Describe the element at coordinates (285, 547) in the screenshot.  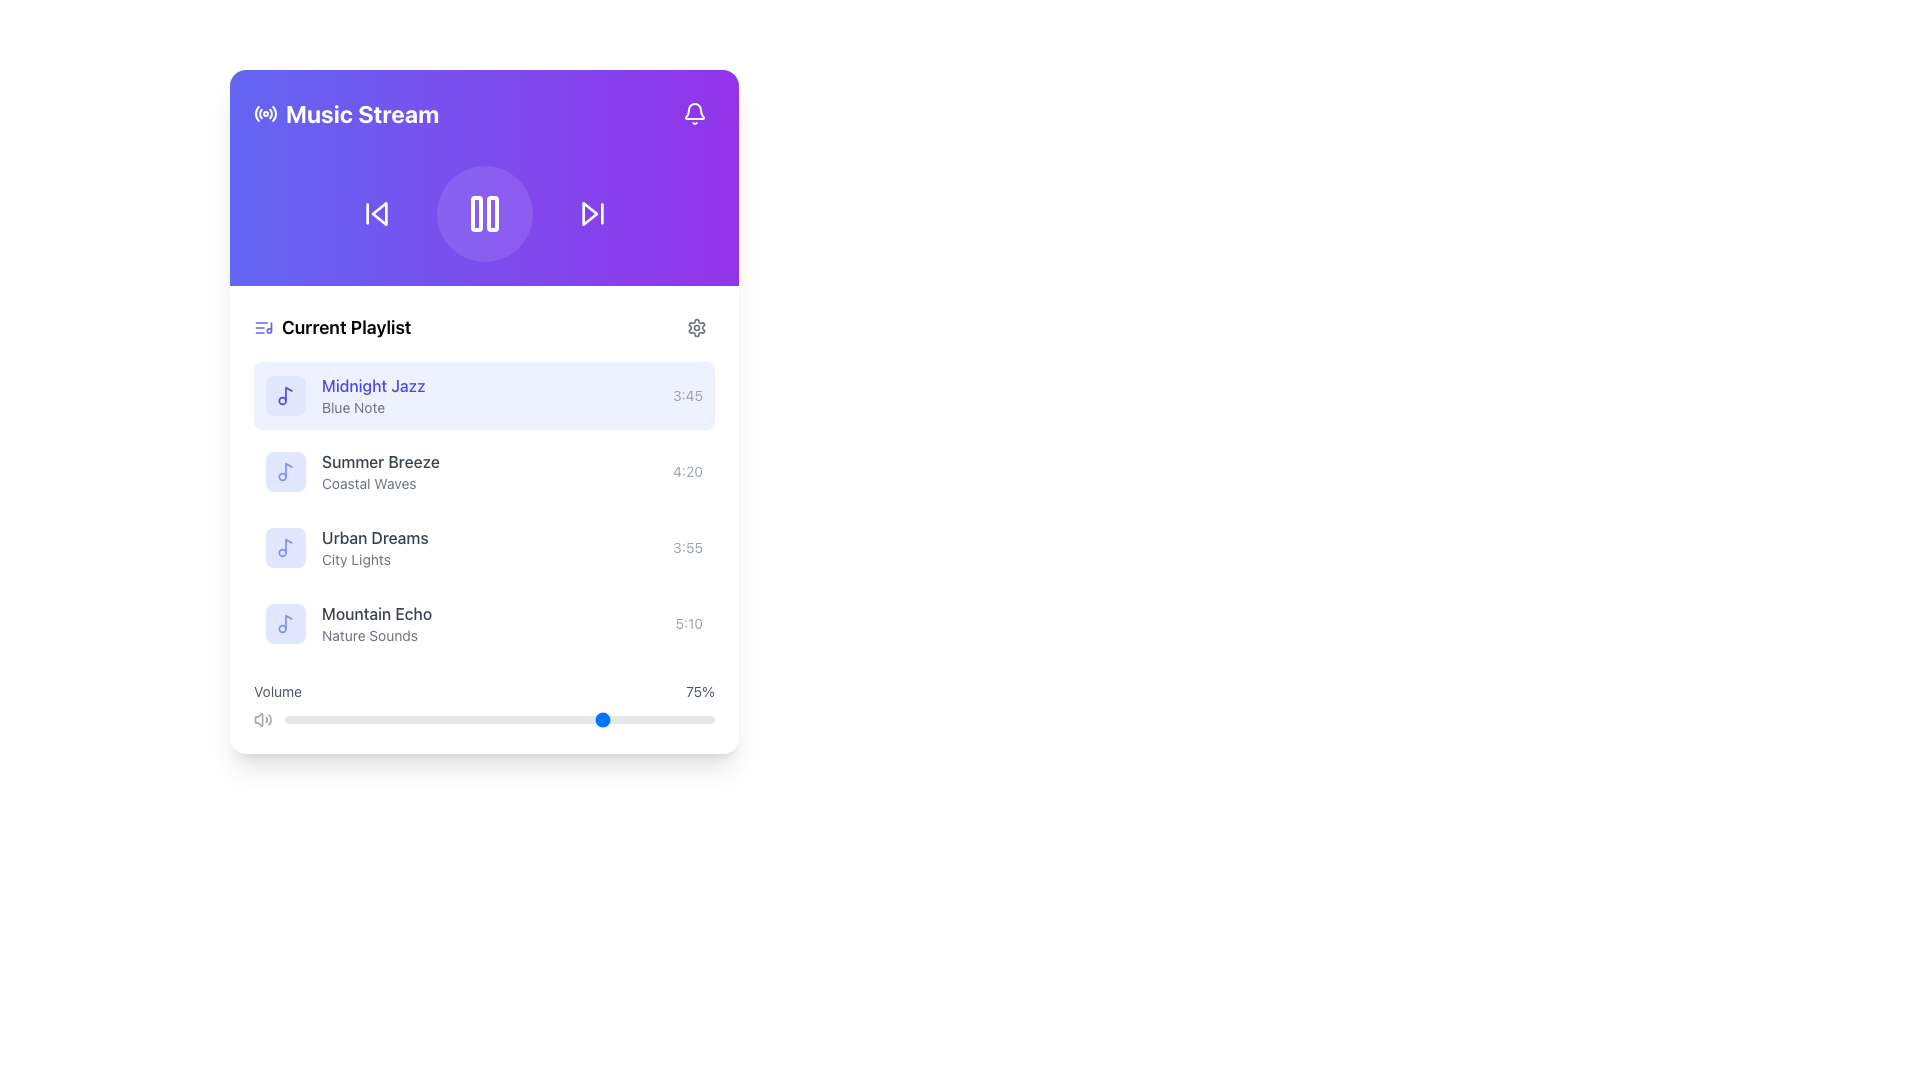
I see `the music track icon located in the third row of the playlist section for additional interaction options` at that location.